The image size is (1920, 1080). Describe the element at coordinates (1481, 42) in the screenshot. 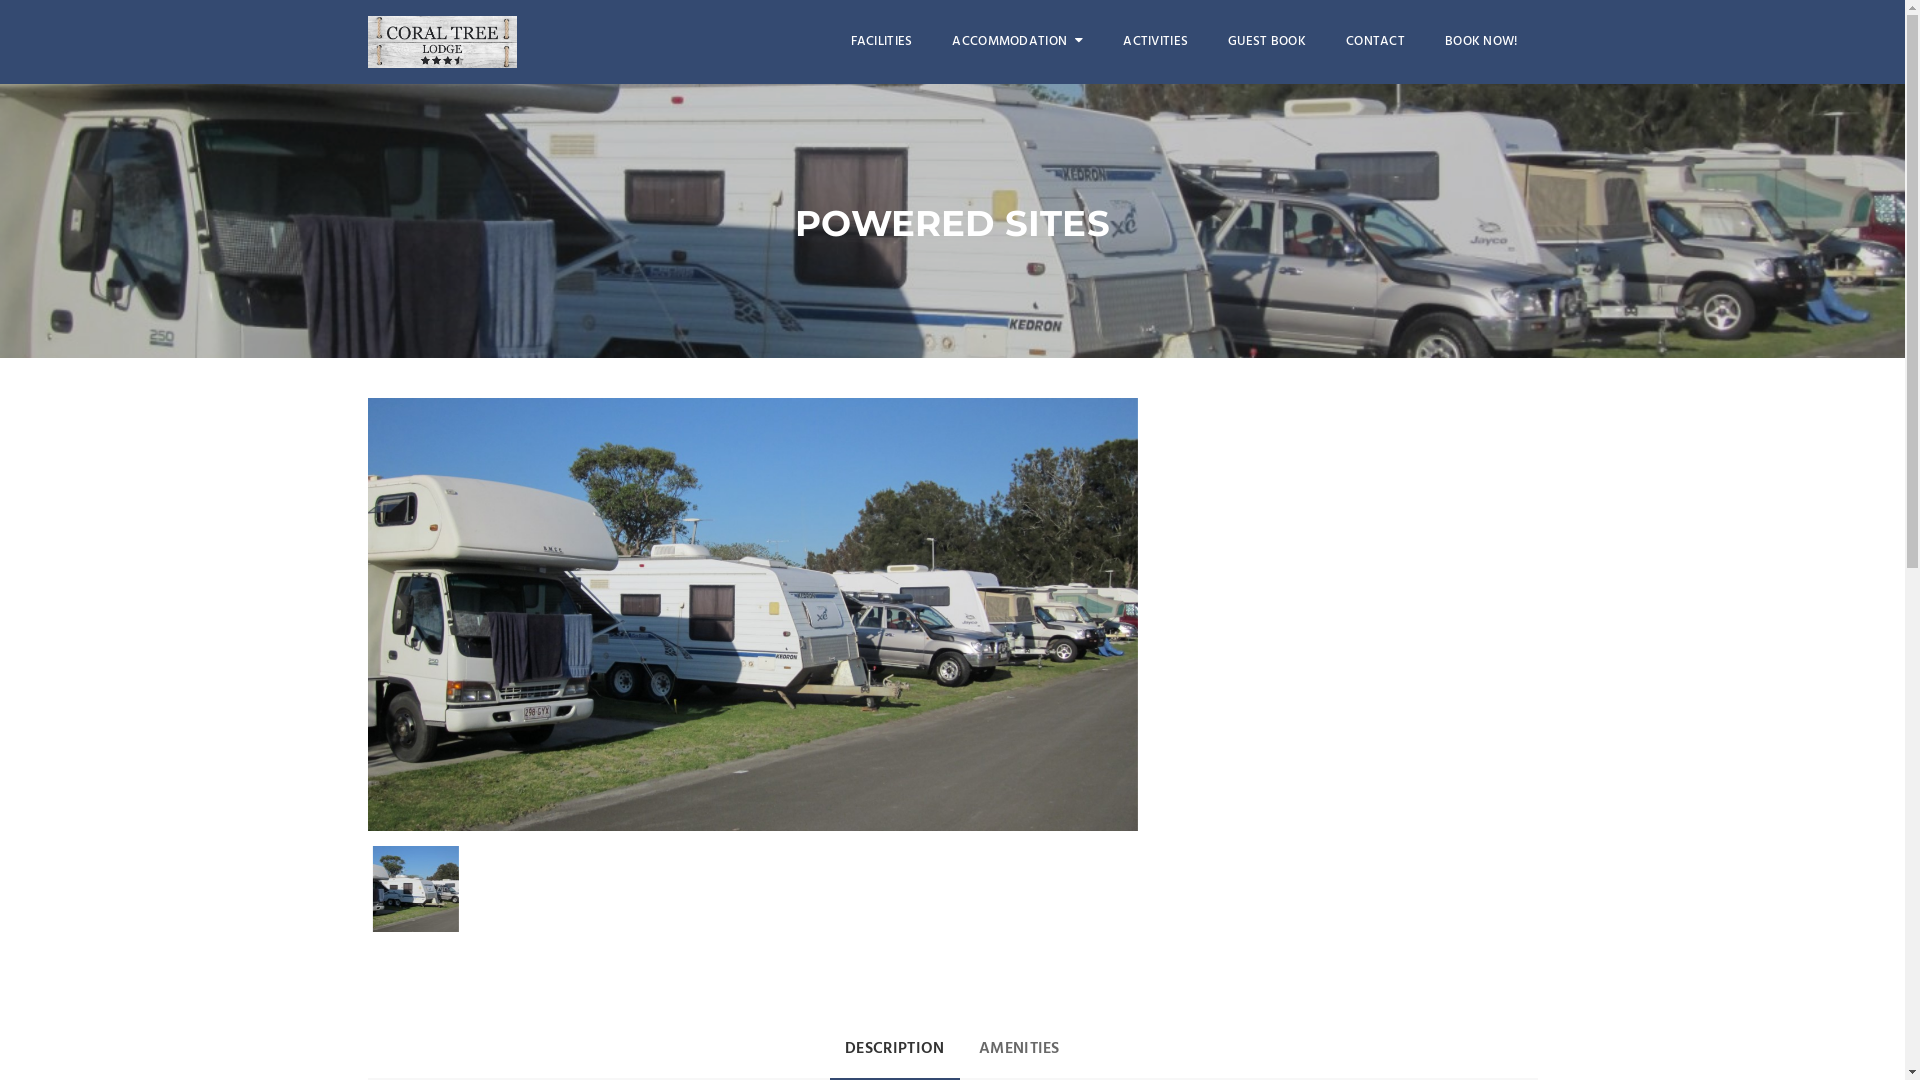

I see `'BOOK NOW!'` at that location.